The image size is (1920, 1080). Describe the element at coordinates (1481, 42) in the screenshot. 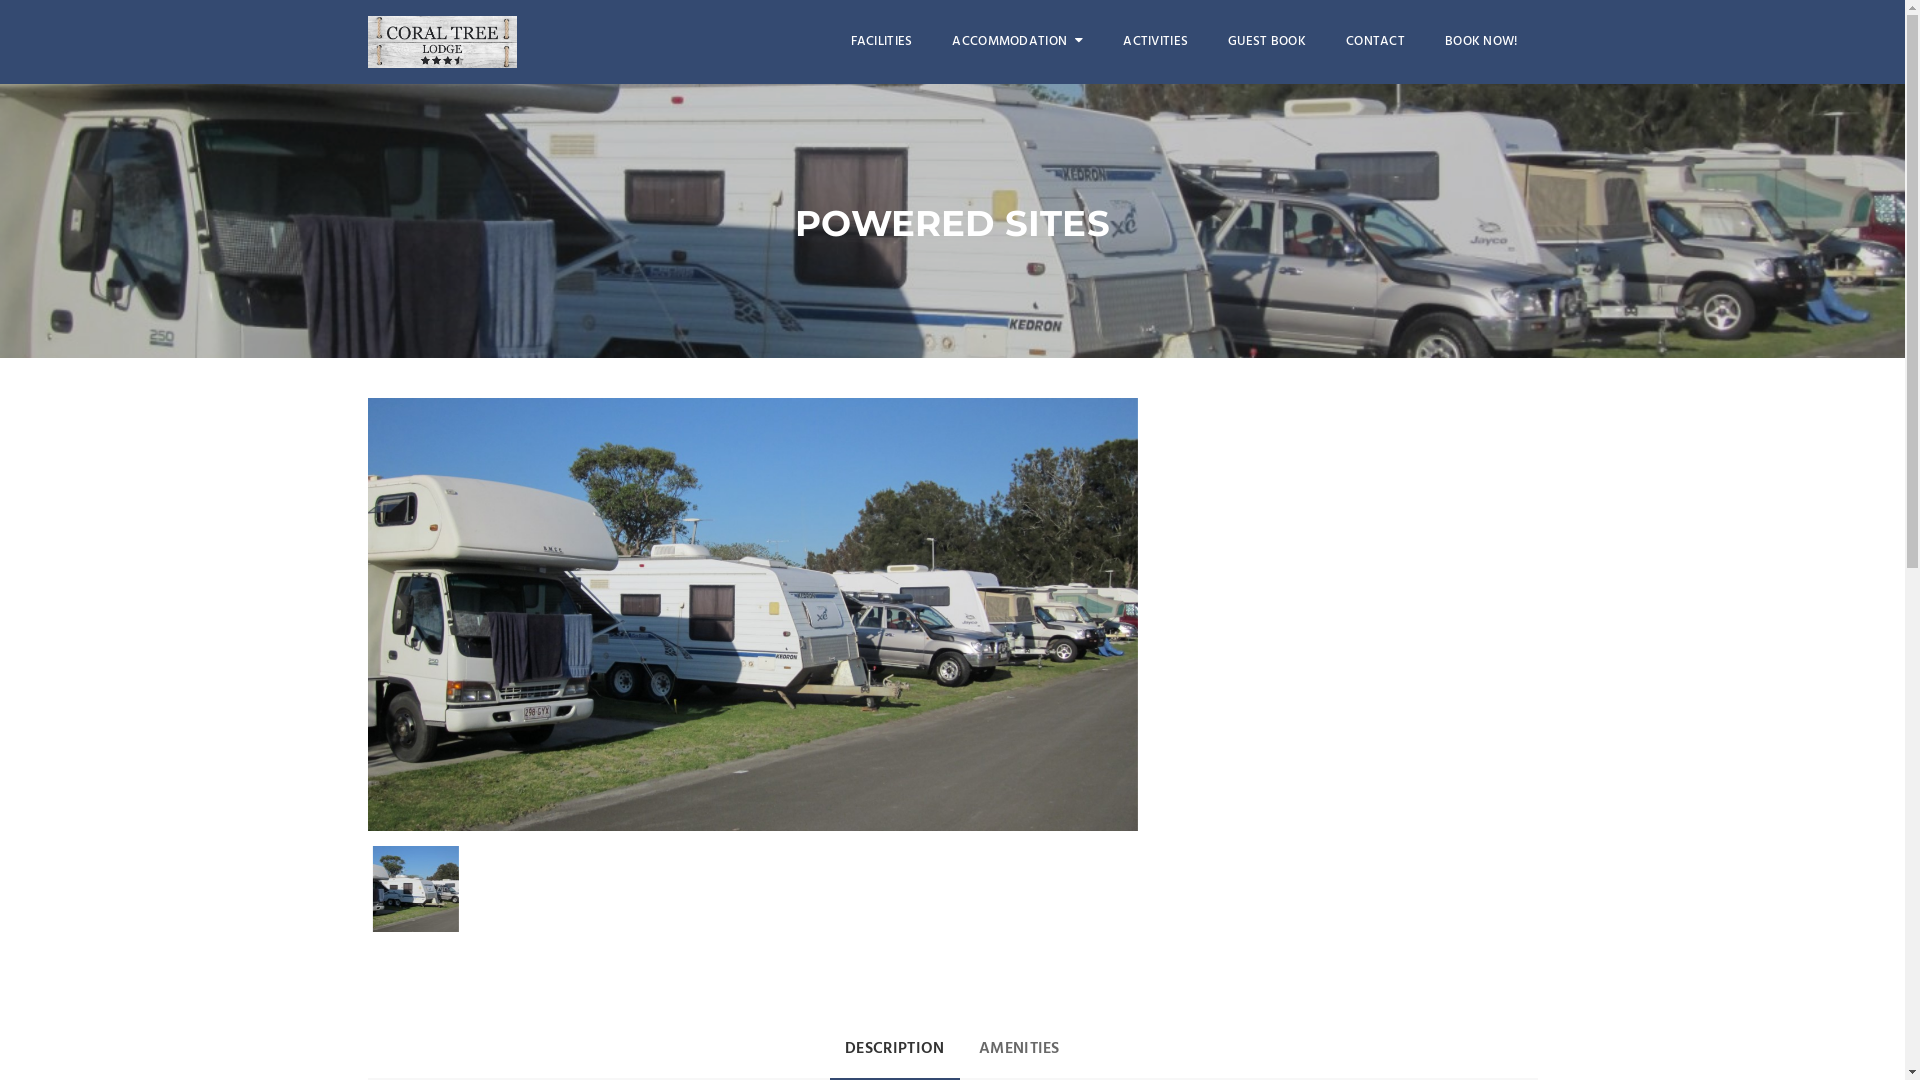

I see `'BOOK NOW!'` at that location.